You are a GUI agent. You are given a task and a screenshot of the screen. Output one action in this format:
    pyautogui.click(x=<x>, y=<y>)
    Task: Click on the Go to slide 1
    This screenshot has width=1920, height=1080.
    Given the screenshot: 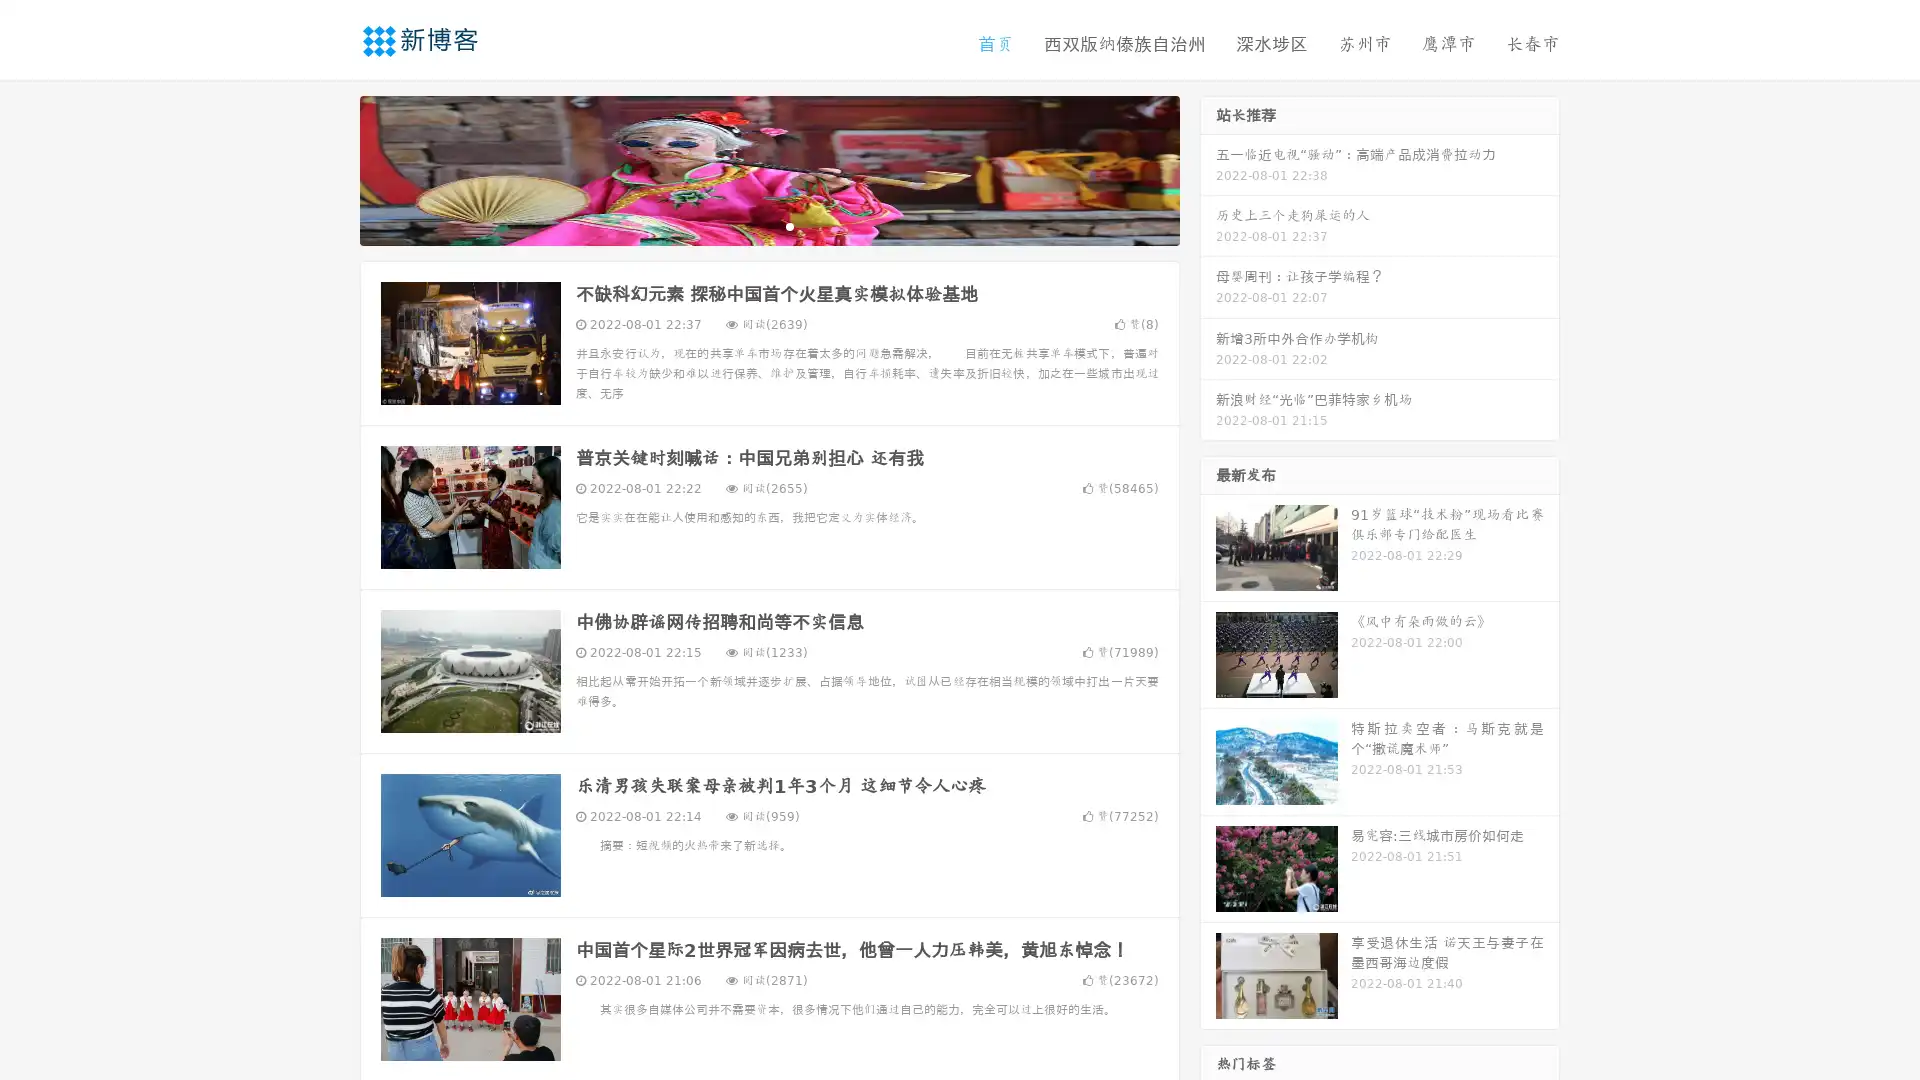 What is the action you would take?
    pyautogui.click(x=748, y=225)
    